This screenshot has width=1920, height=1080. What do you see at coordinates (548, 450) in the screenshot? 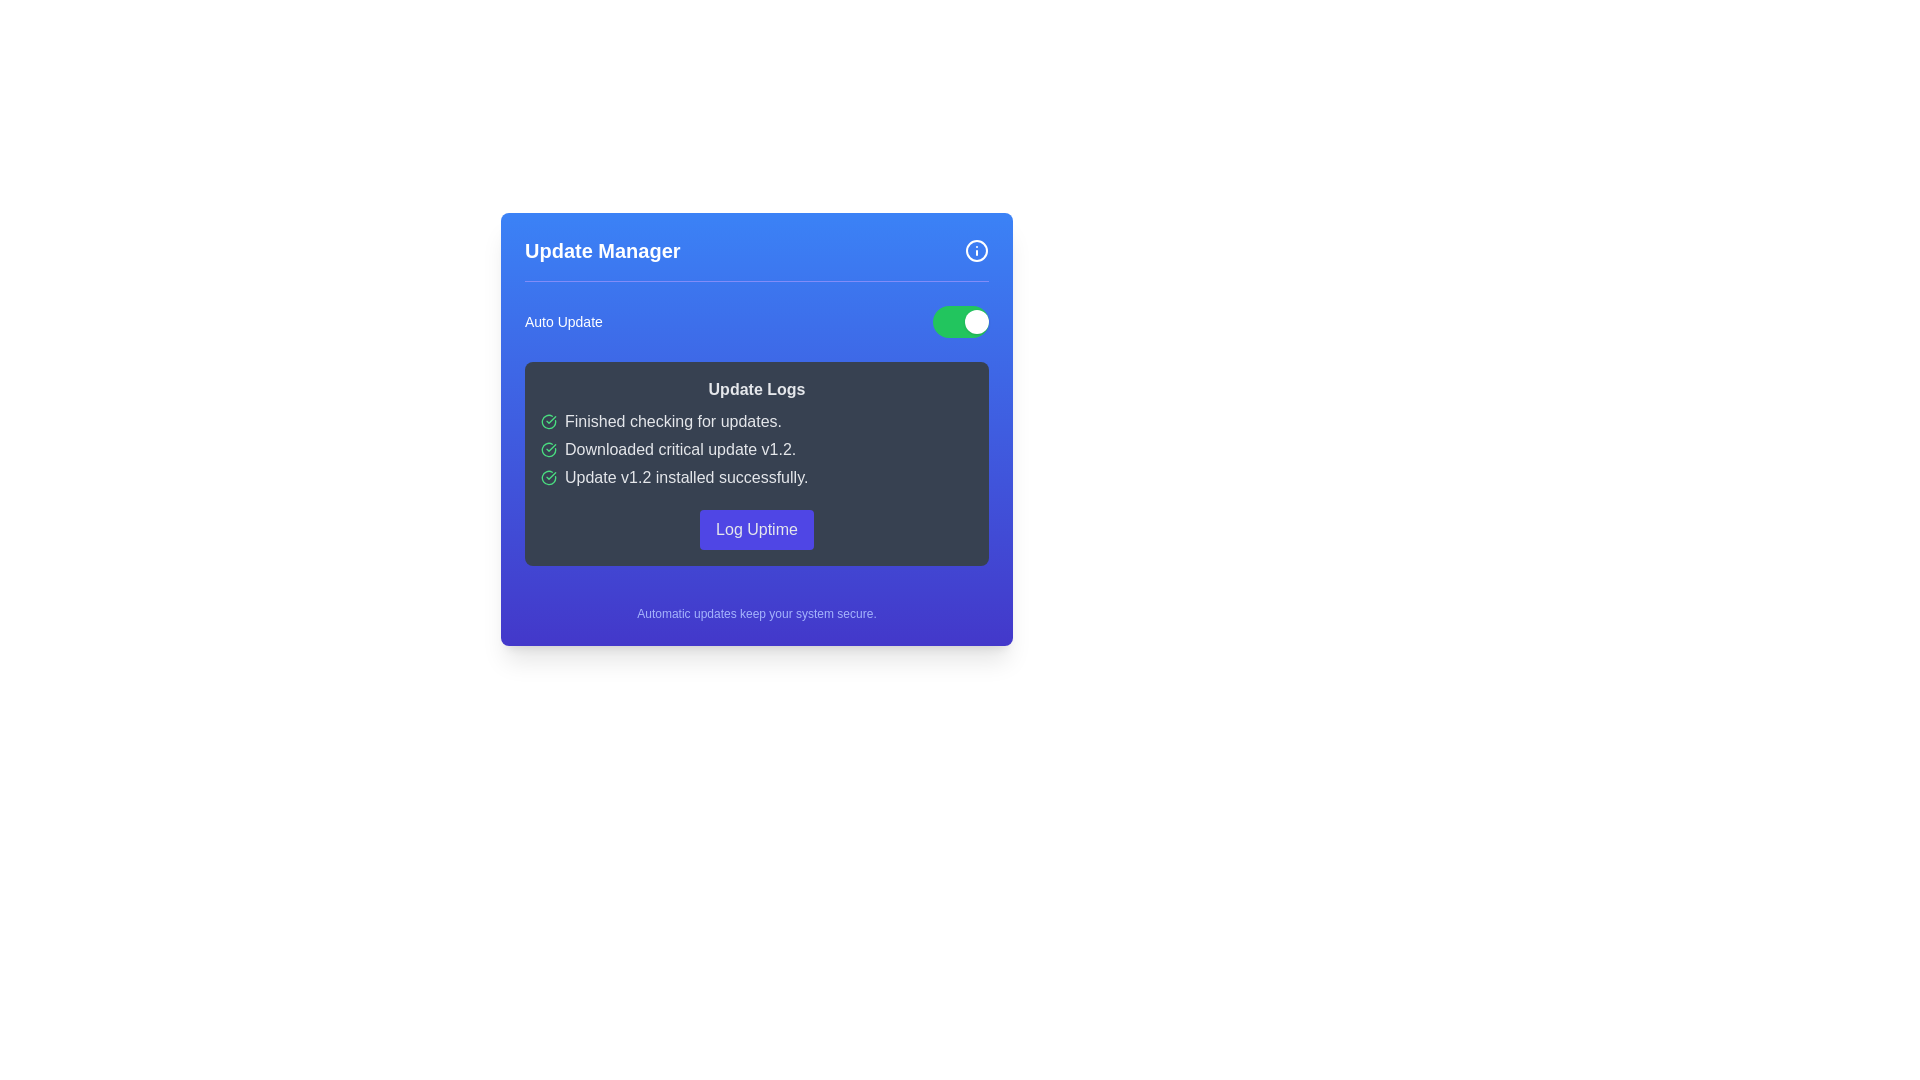
I see `the icon that indicates the successful completion of the action 'Downloaded critical update v1.2.' located at the beginning of the row in the update logs` at bounding box center [548, 450].